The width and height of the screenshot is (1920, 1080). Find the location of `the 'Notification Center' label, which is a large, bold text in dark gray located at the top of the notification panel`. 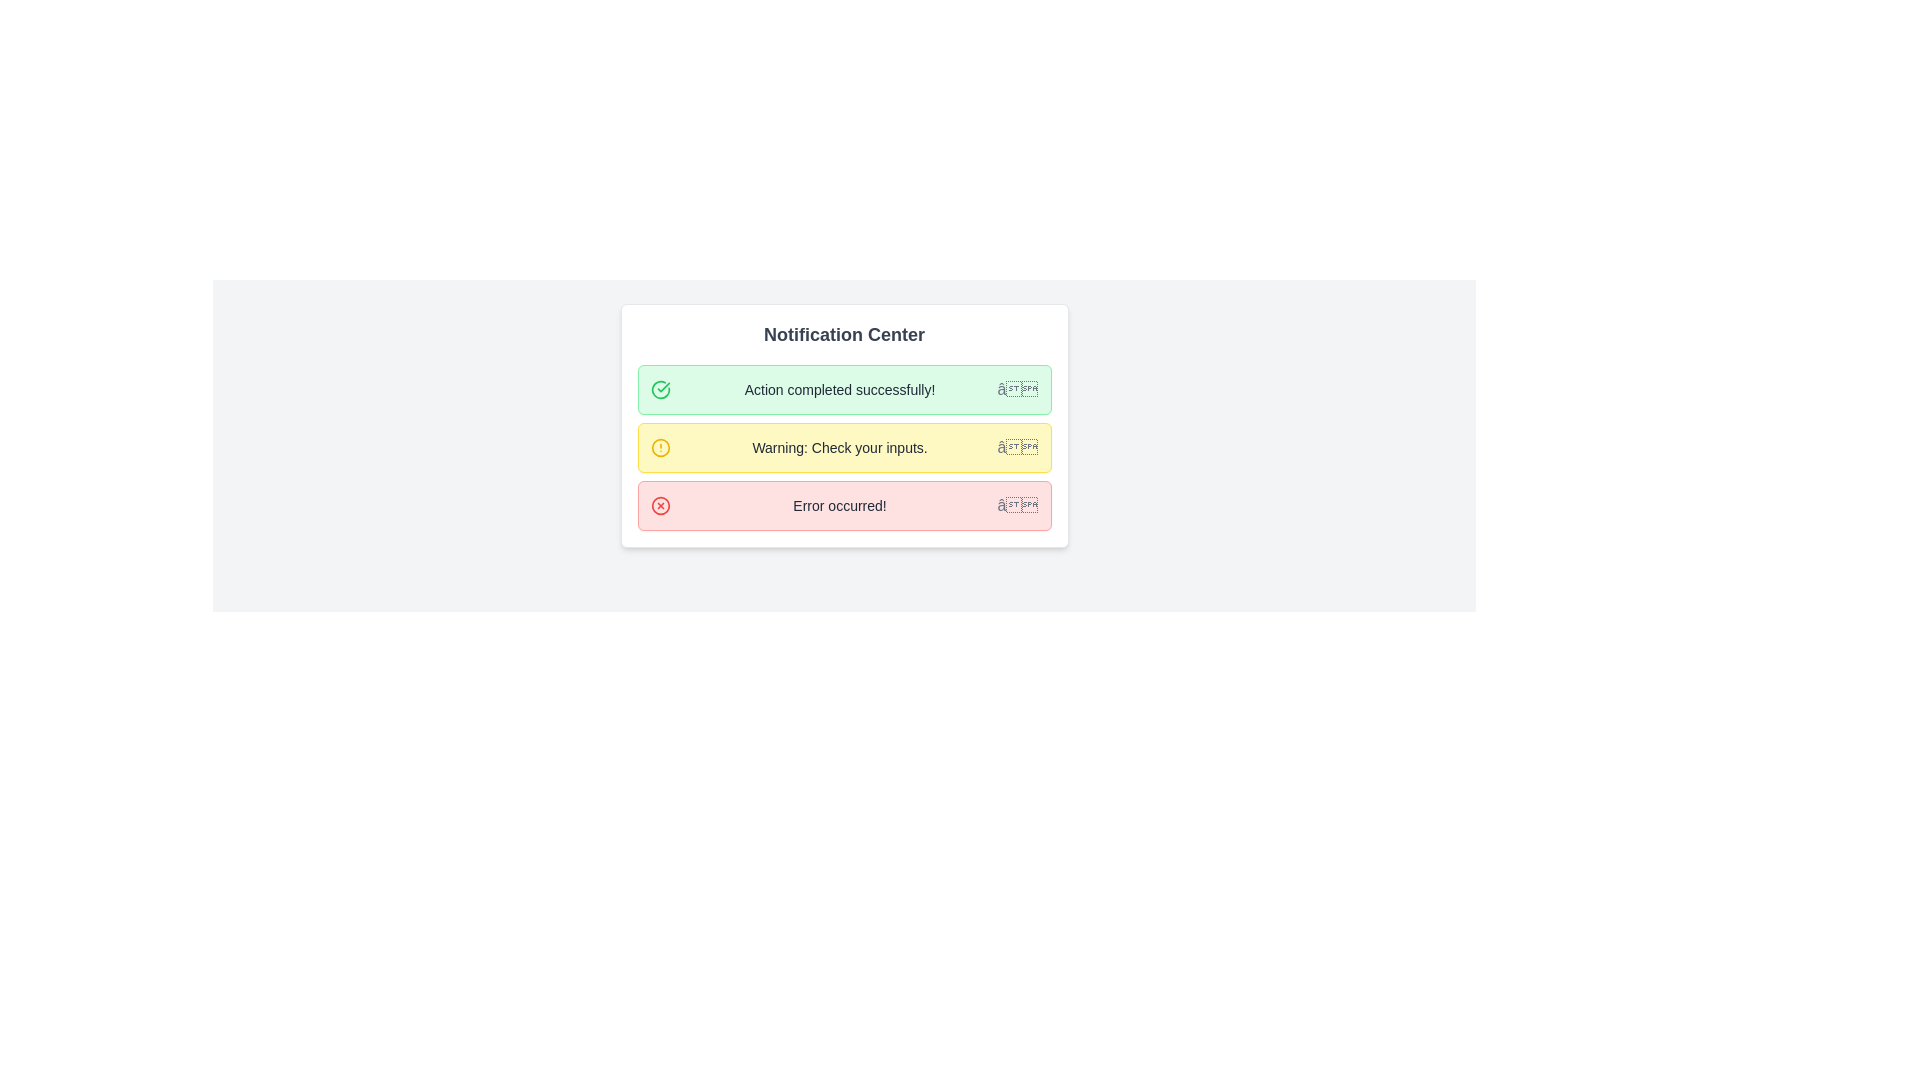

the 'Notification Center' label, which is a large, bold text in dark gray located at the top of the notification panel is located at coordinates (844, 334).